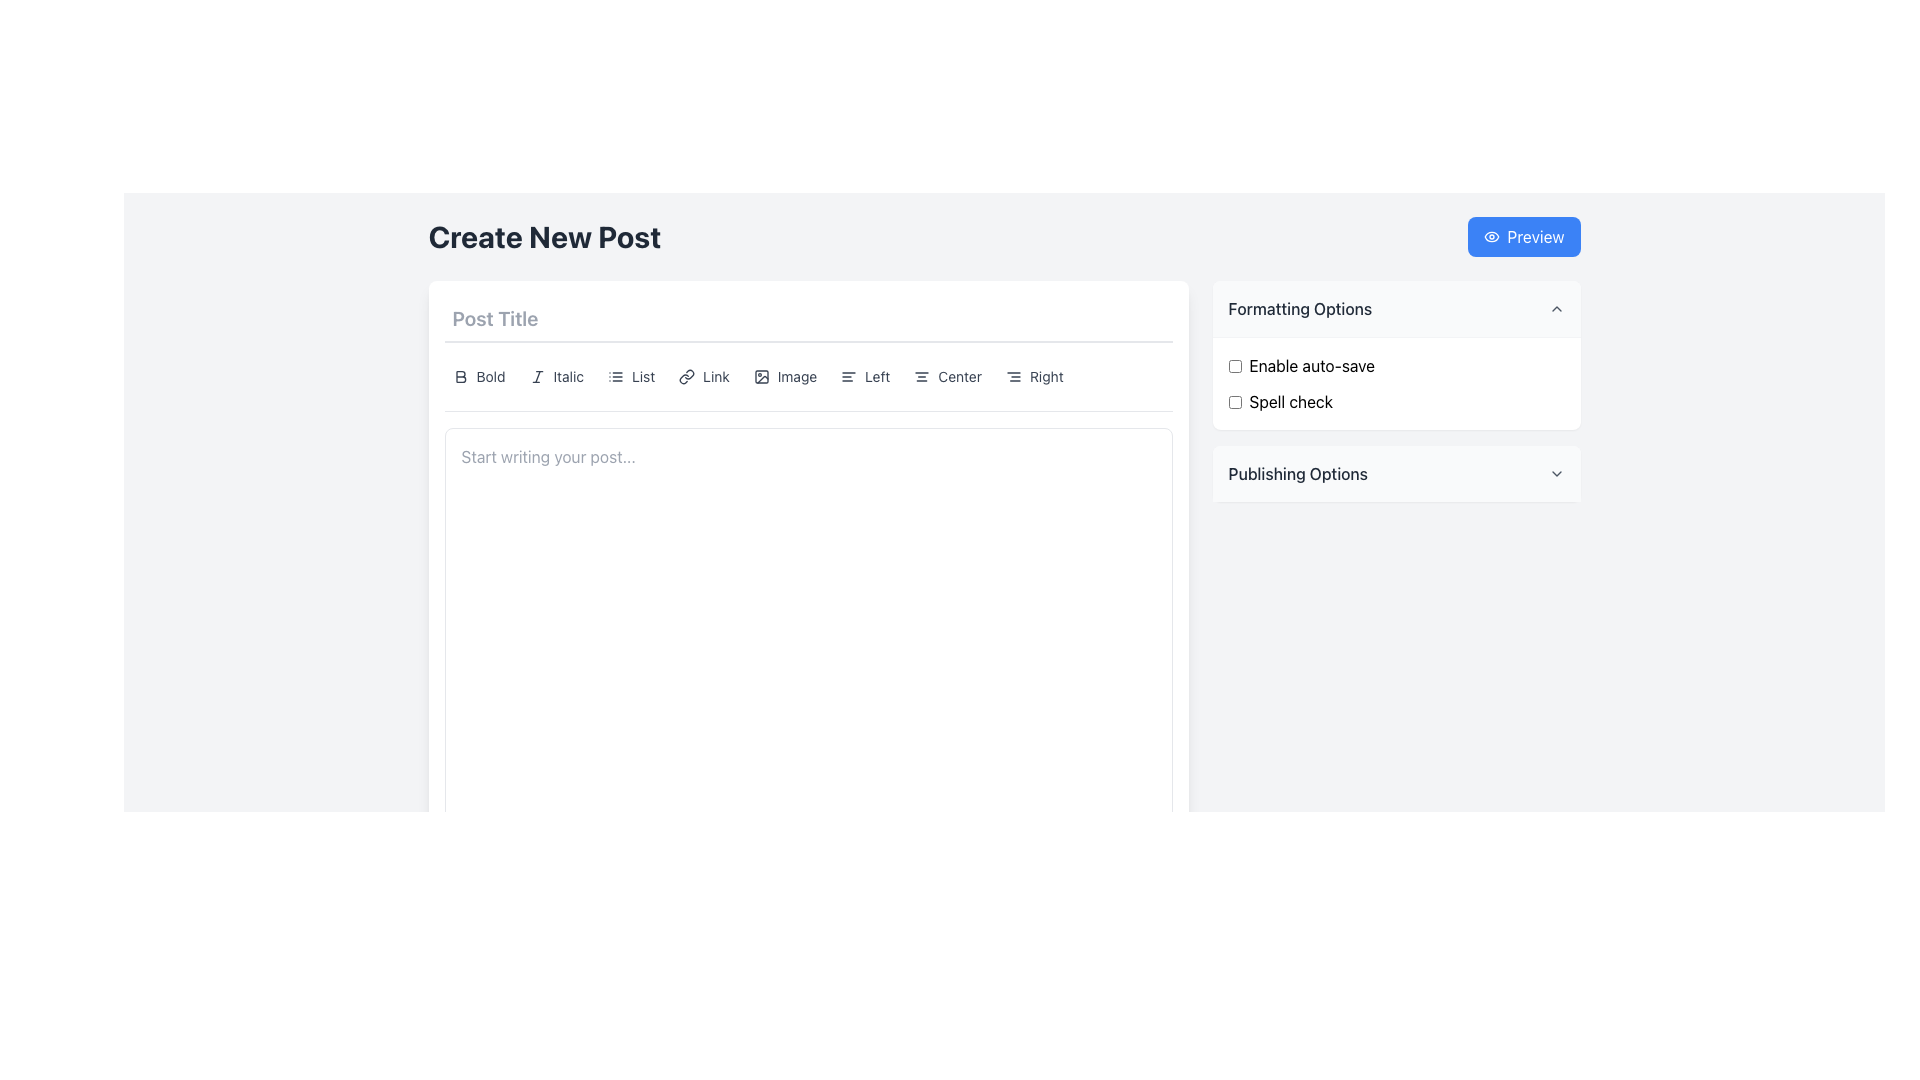 Image resolution: width=1920 pixels, height=1080 pixels. What do you see at coordinates (808, 385) in the screenshot?
I see `a button in the formatting toolbar located below the 'Post Title' input field to apply the corresponding formatting option` at bounding box center [808, 385].